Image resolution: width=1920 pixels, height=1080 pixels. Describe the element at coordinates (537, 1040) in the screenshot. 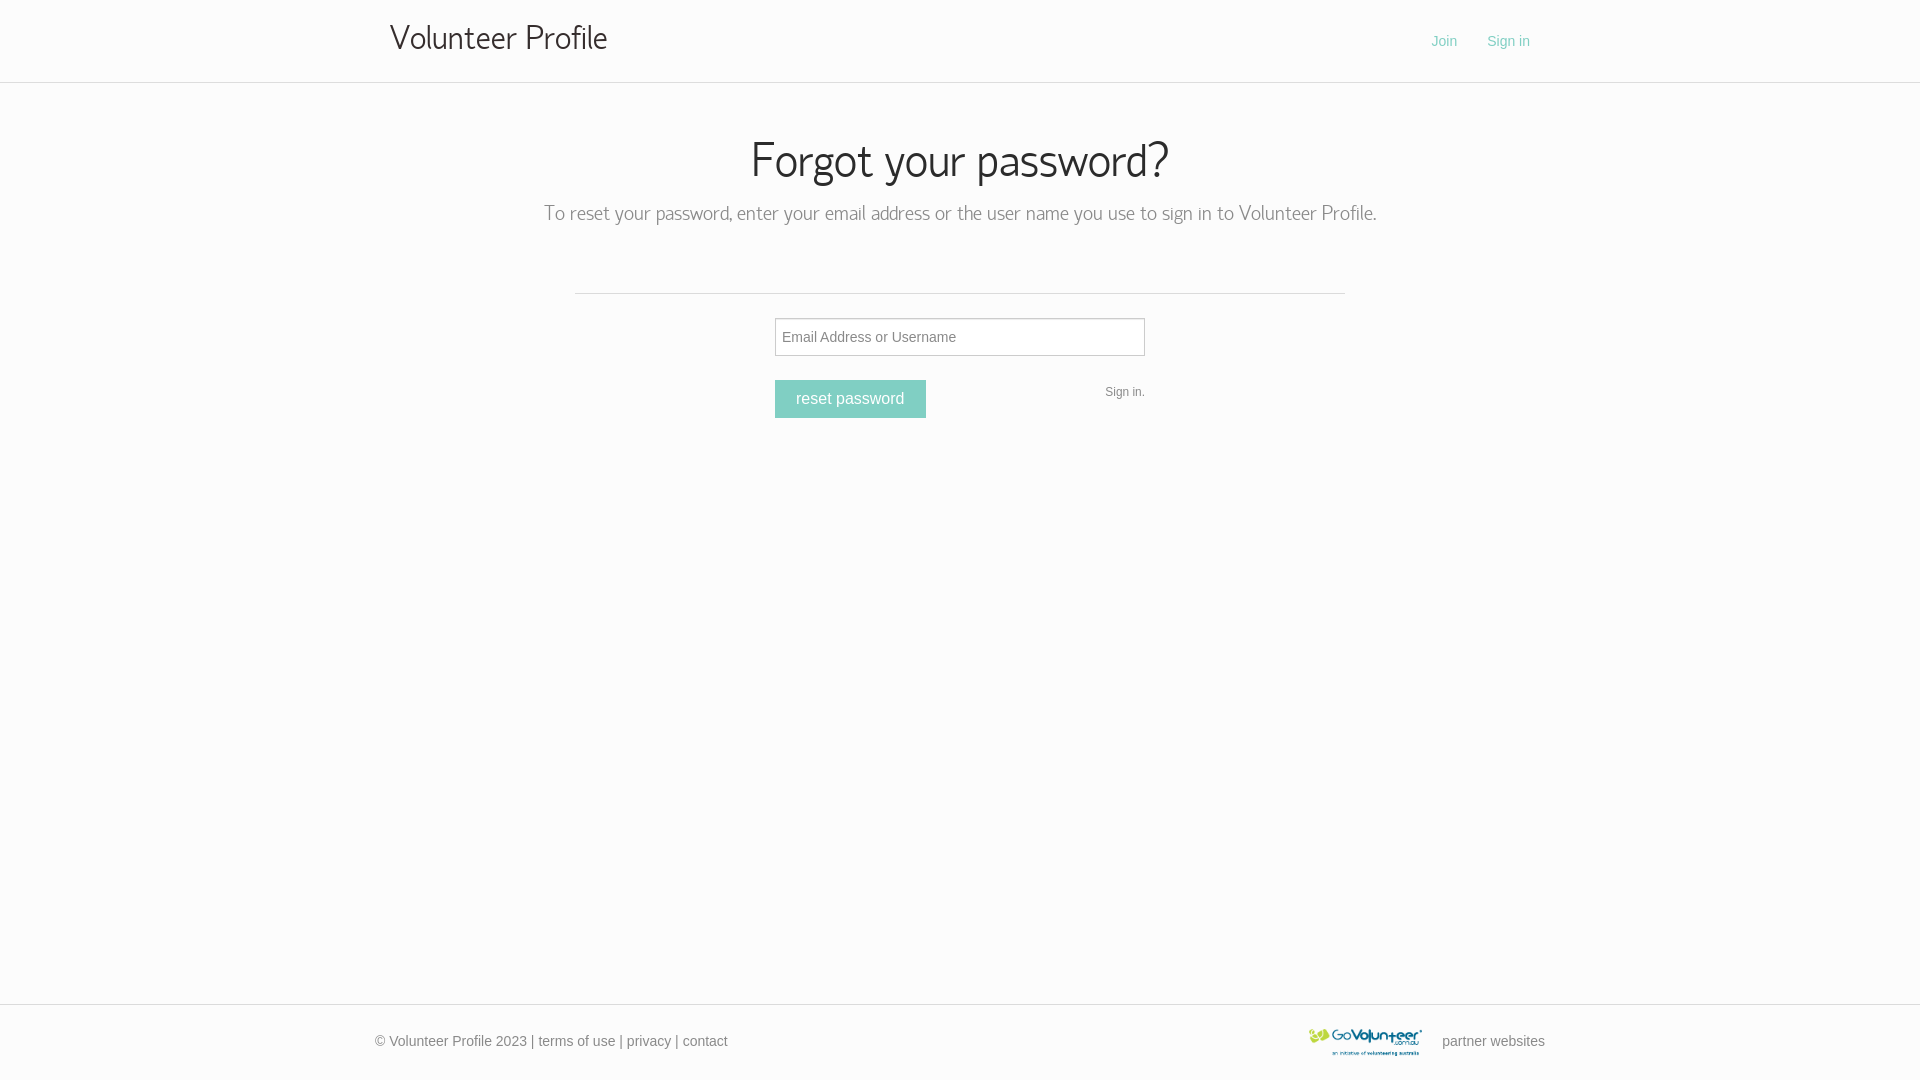

I see `'terms of use'` at that location.